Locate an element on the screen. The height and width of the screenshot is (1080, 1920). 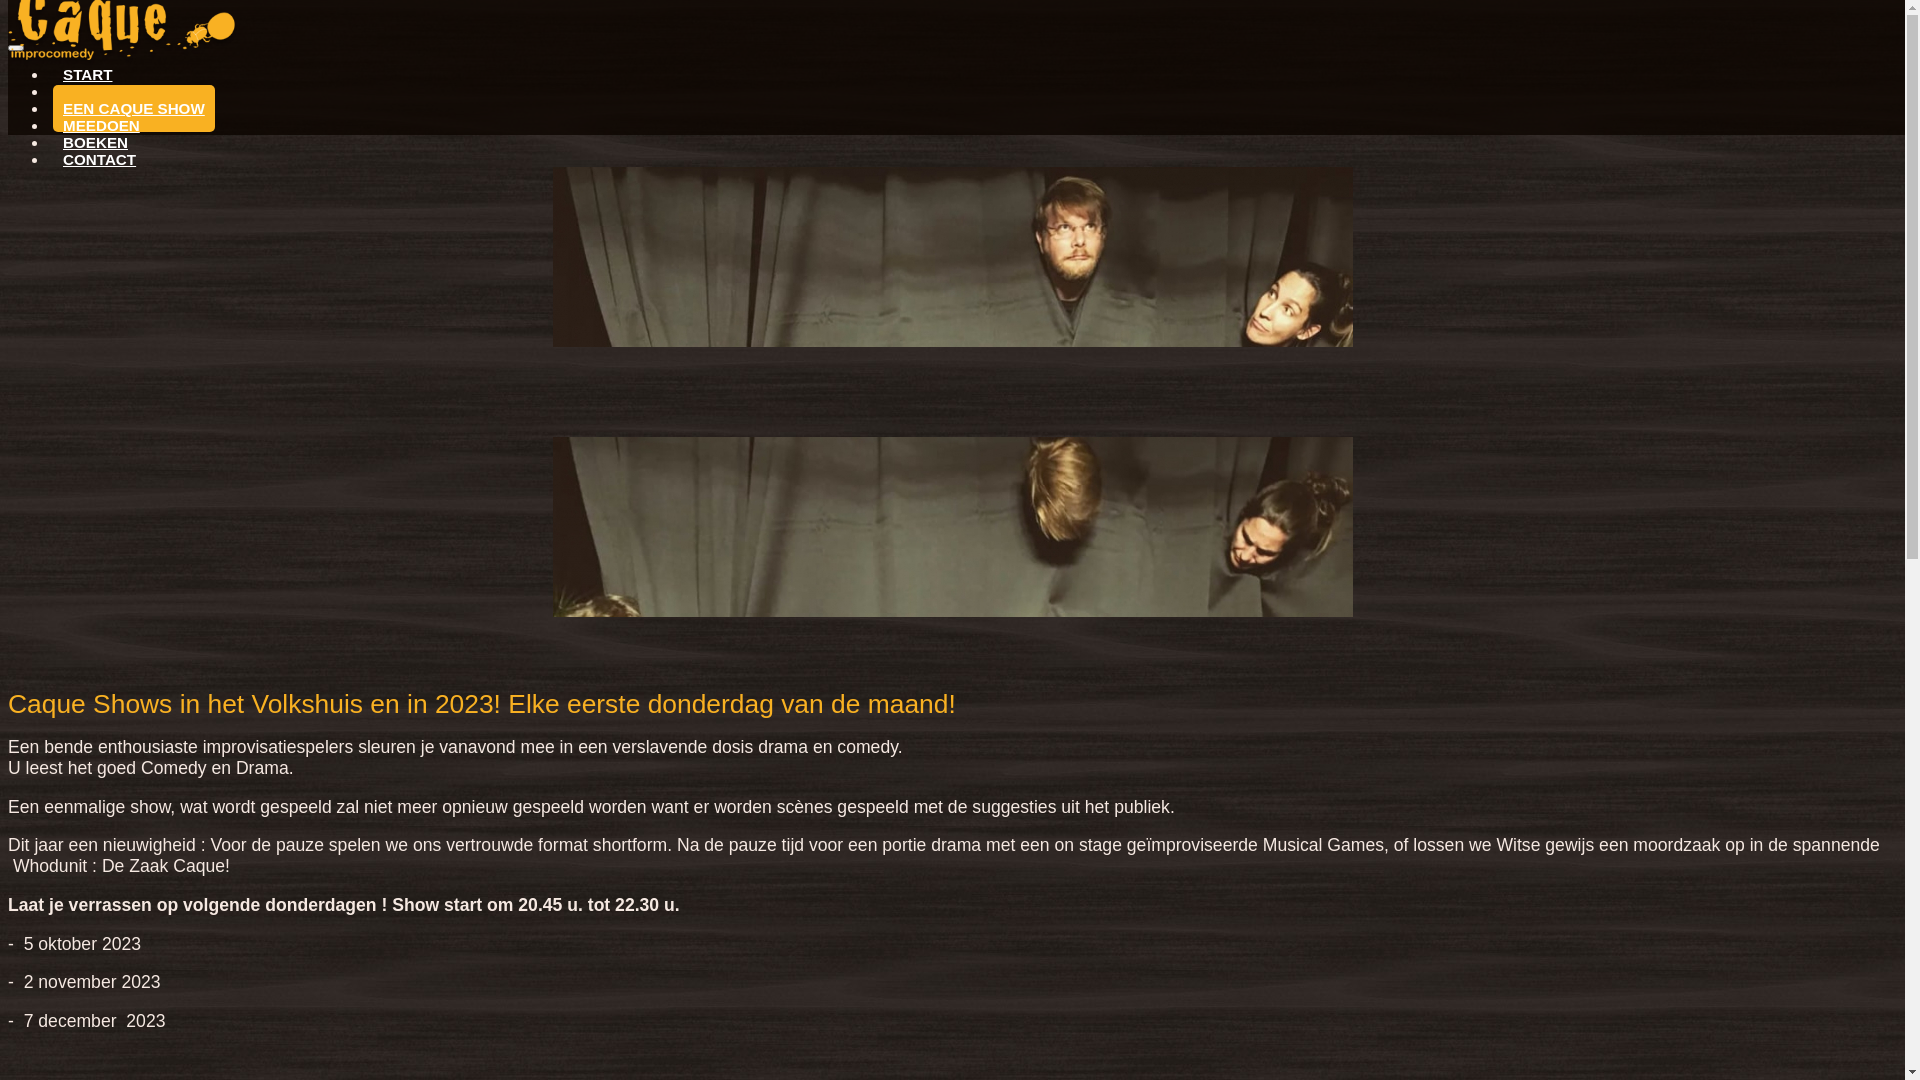
'MEEDOEN' is located at coordinates (100, 125).